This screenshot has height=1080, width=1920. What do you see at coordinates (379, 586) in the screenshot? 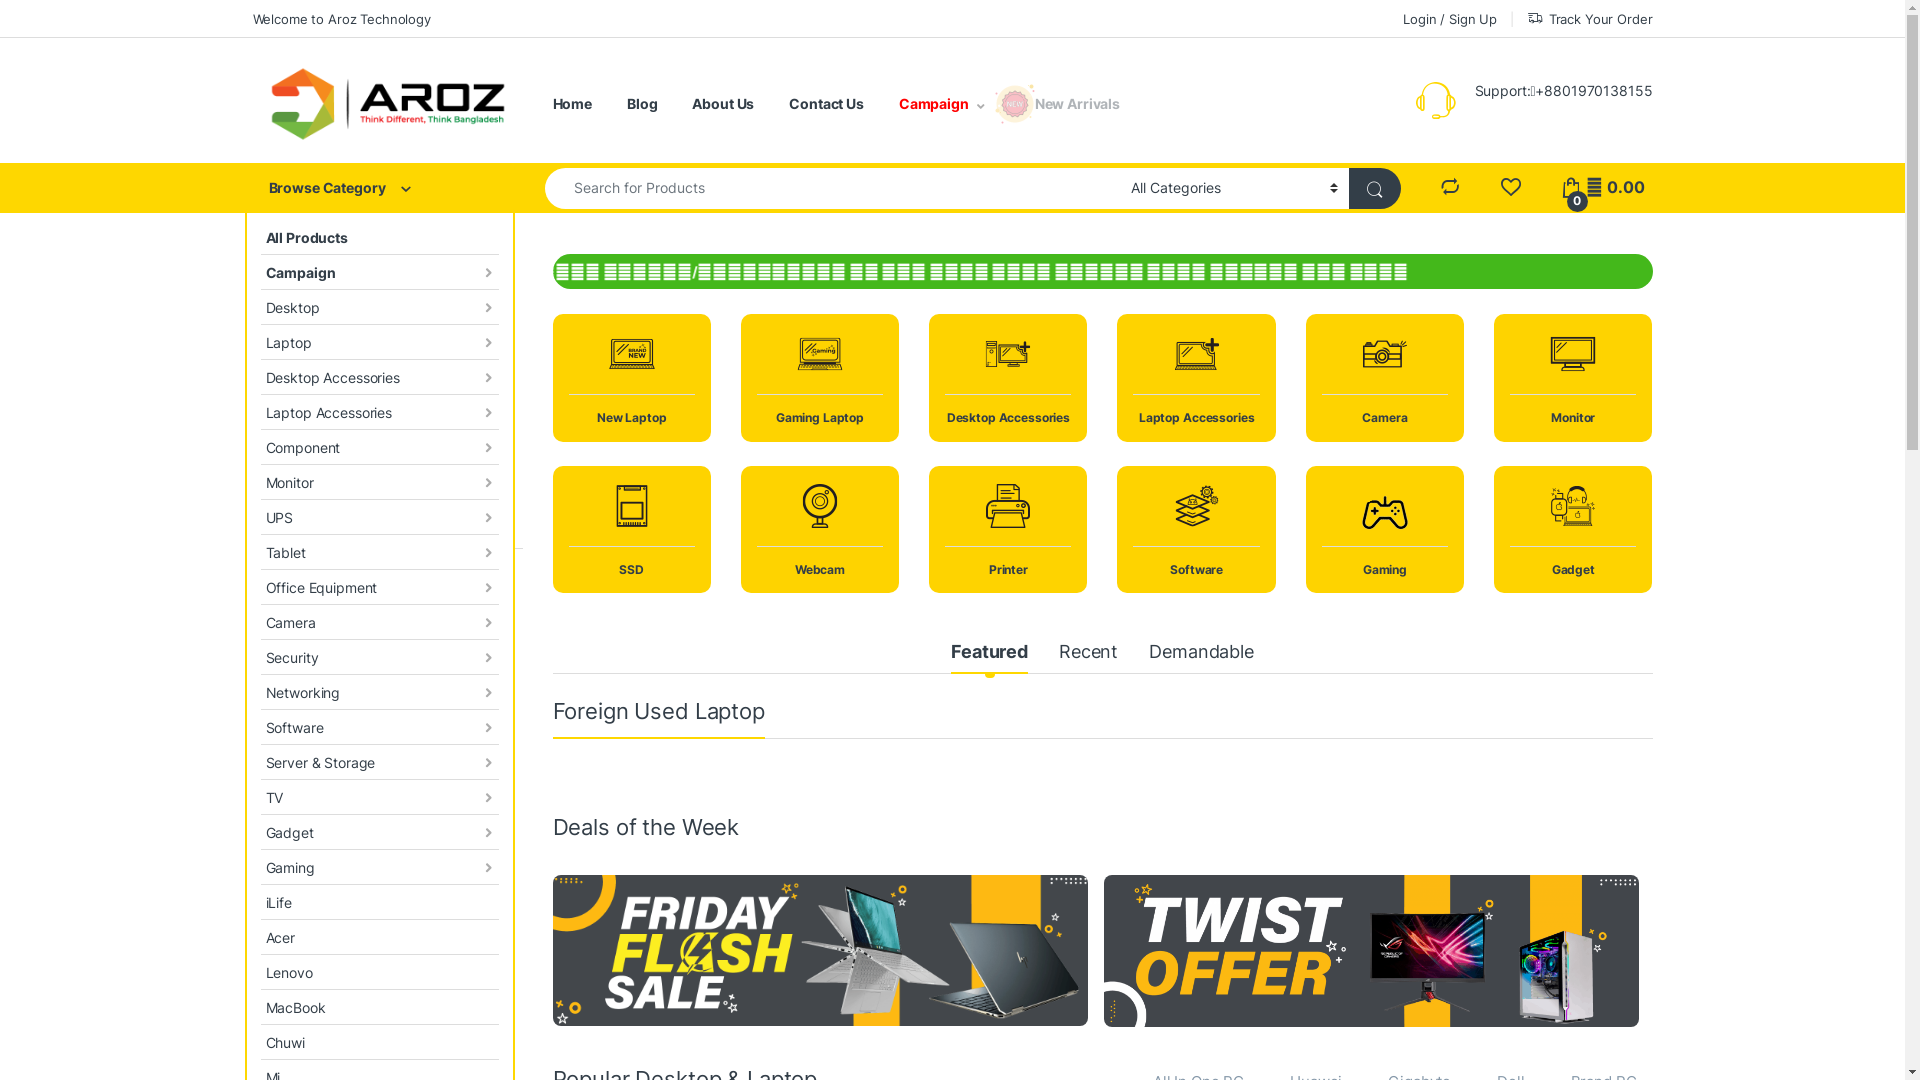
I see `'Office Equipment'` at bounding box center [379, 586].